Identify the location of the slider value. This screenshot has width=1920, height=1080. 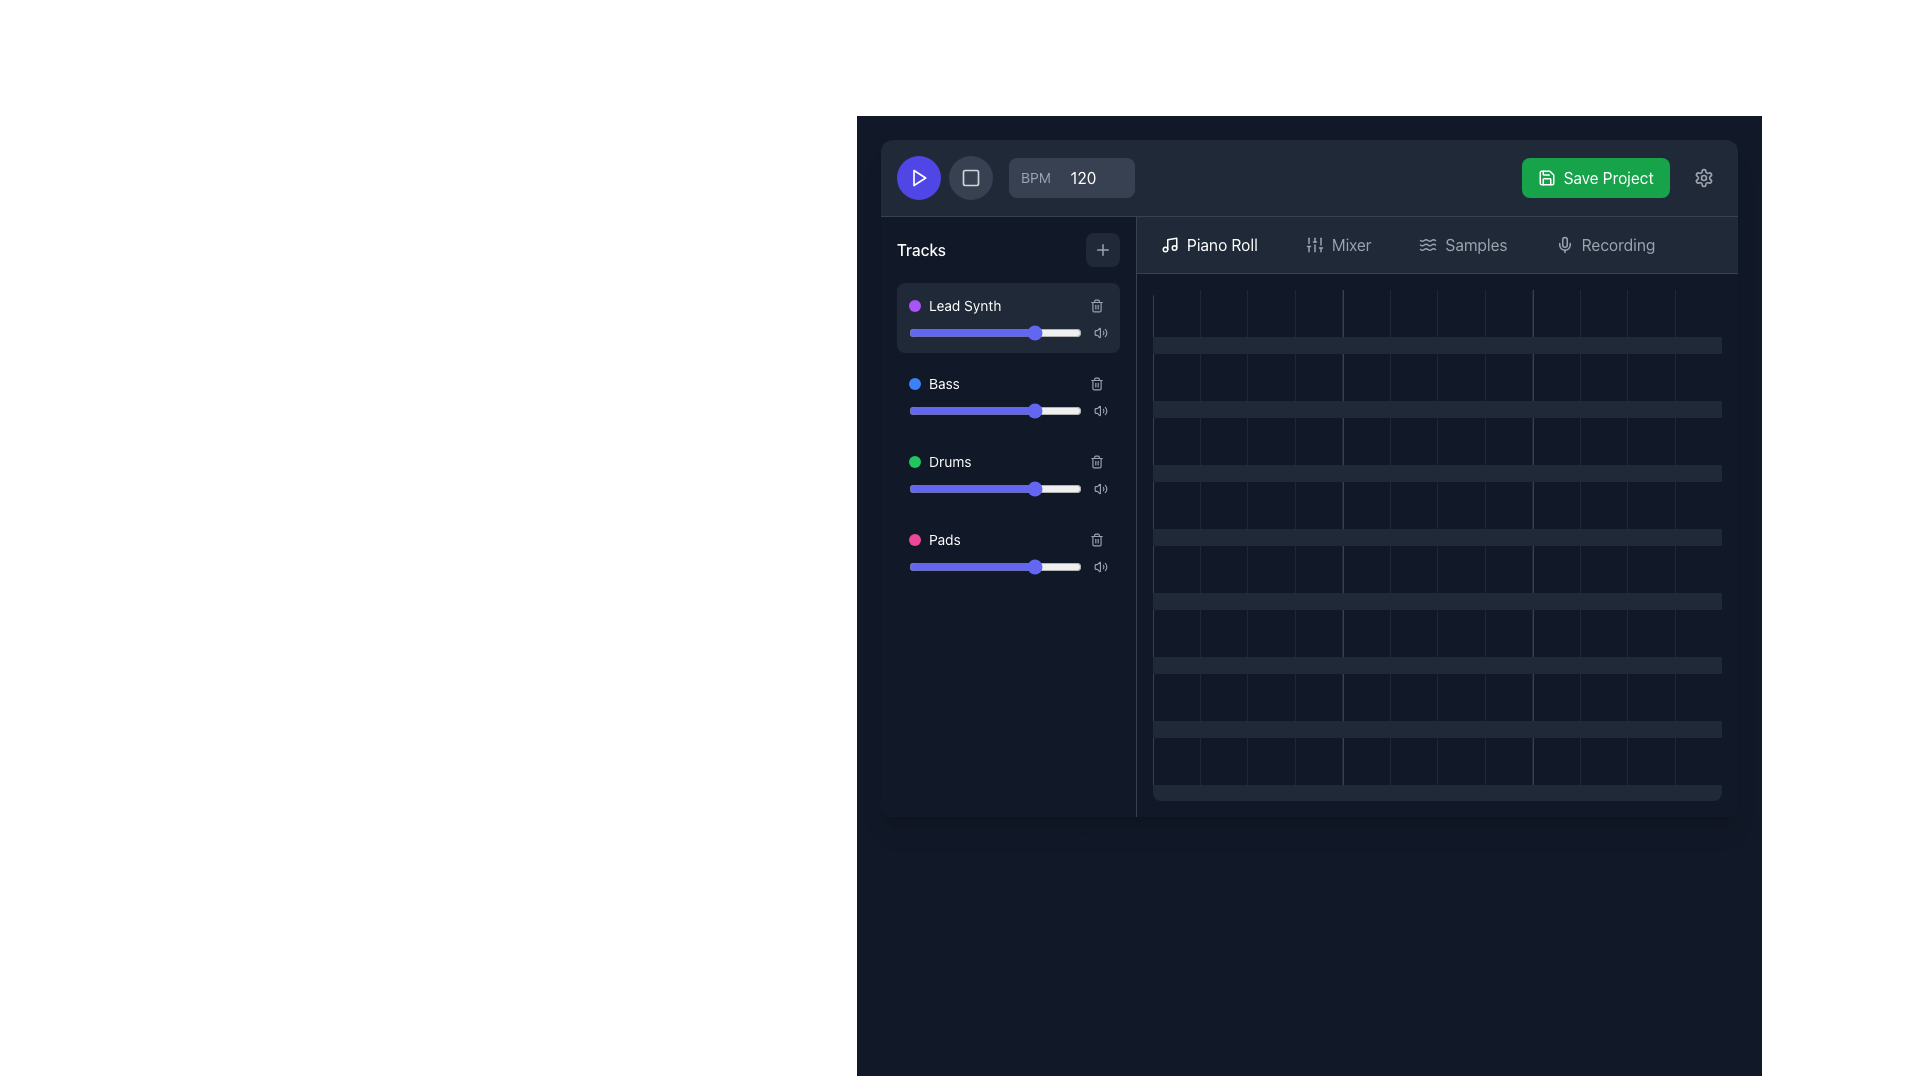
(1030, 331).